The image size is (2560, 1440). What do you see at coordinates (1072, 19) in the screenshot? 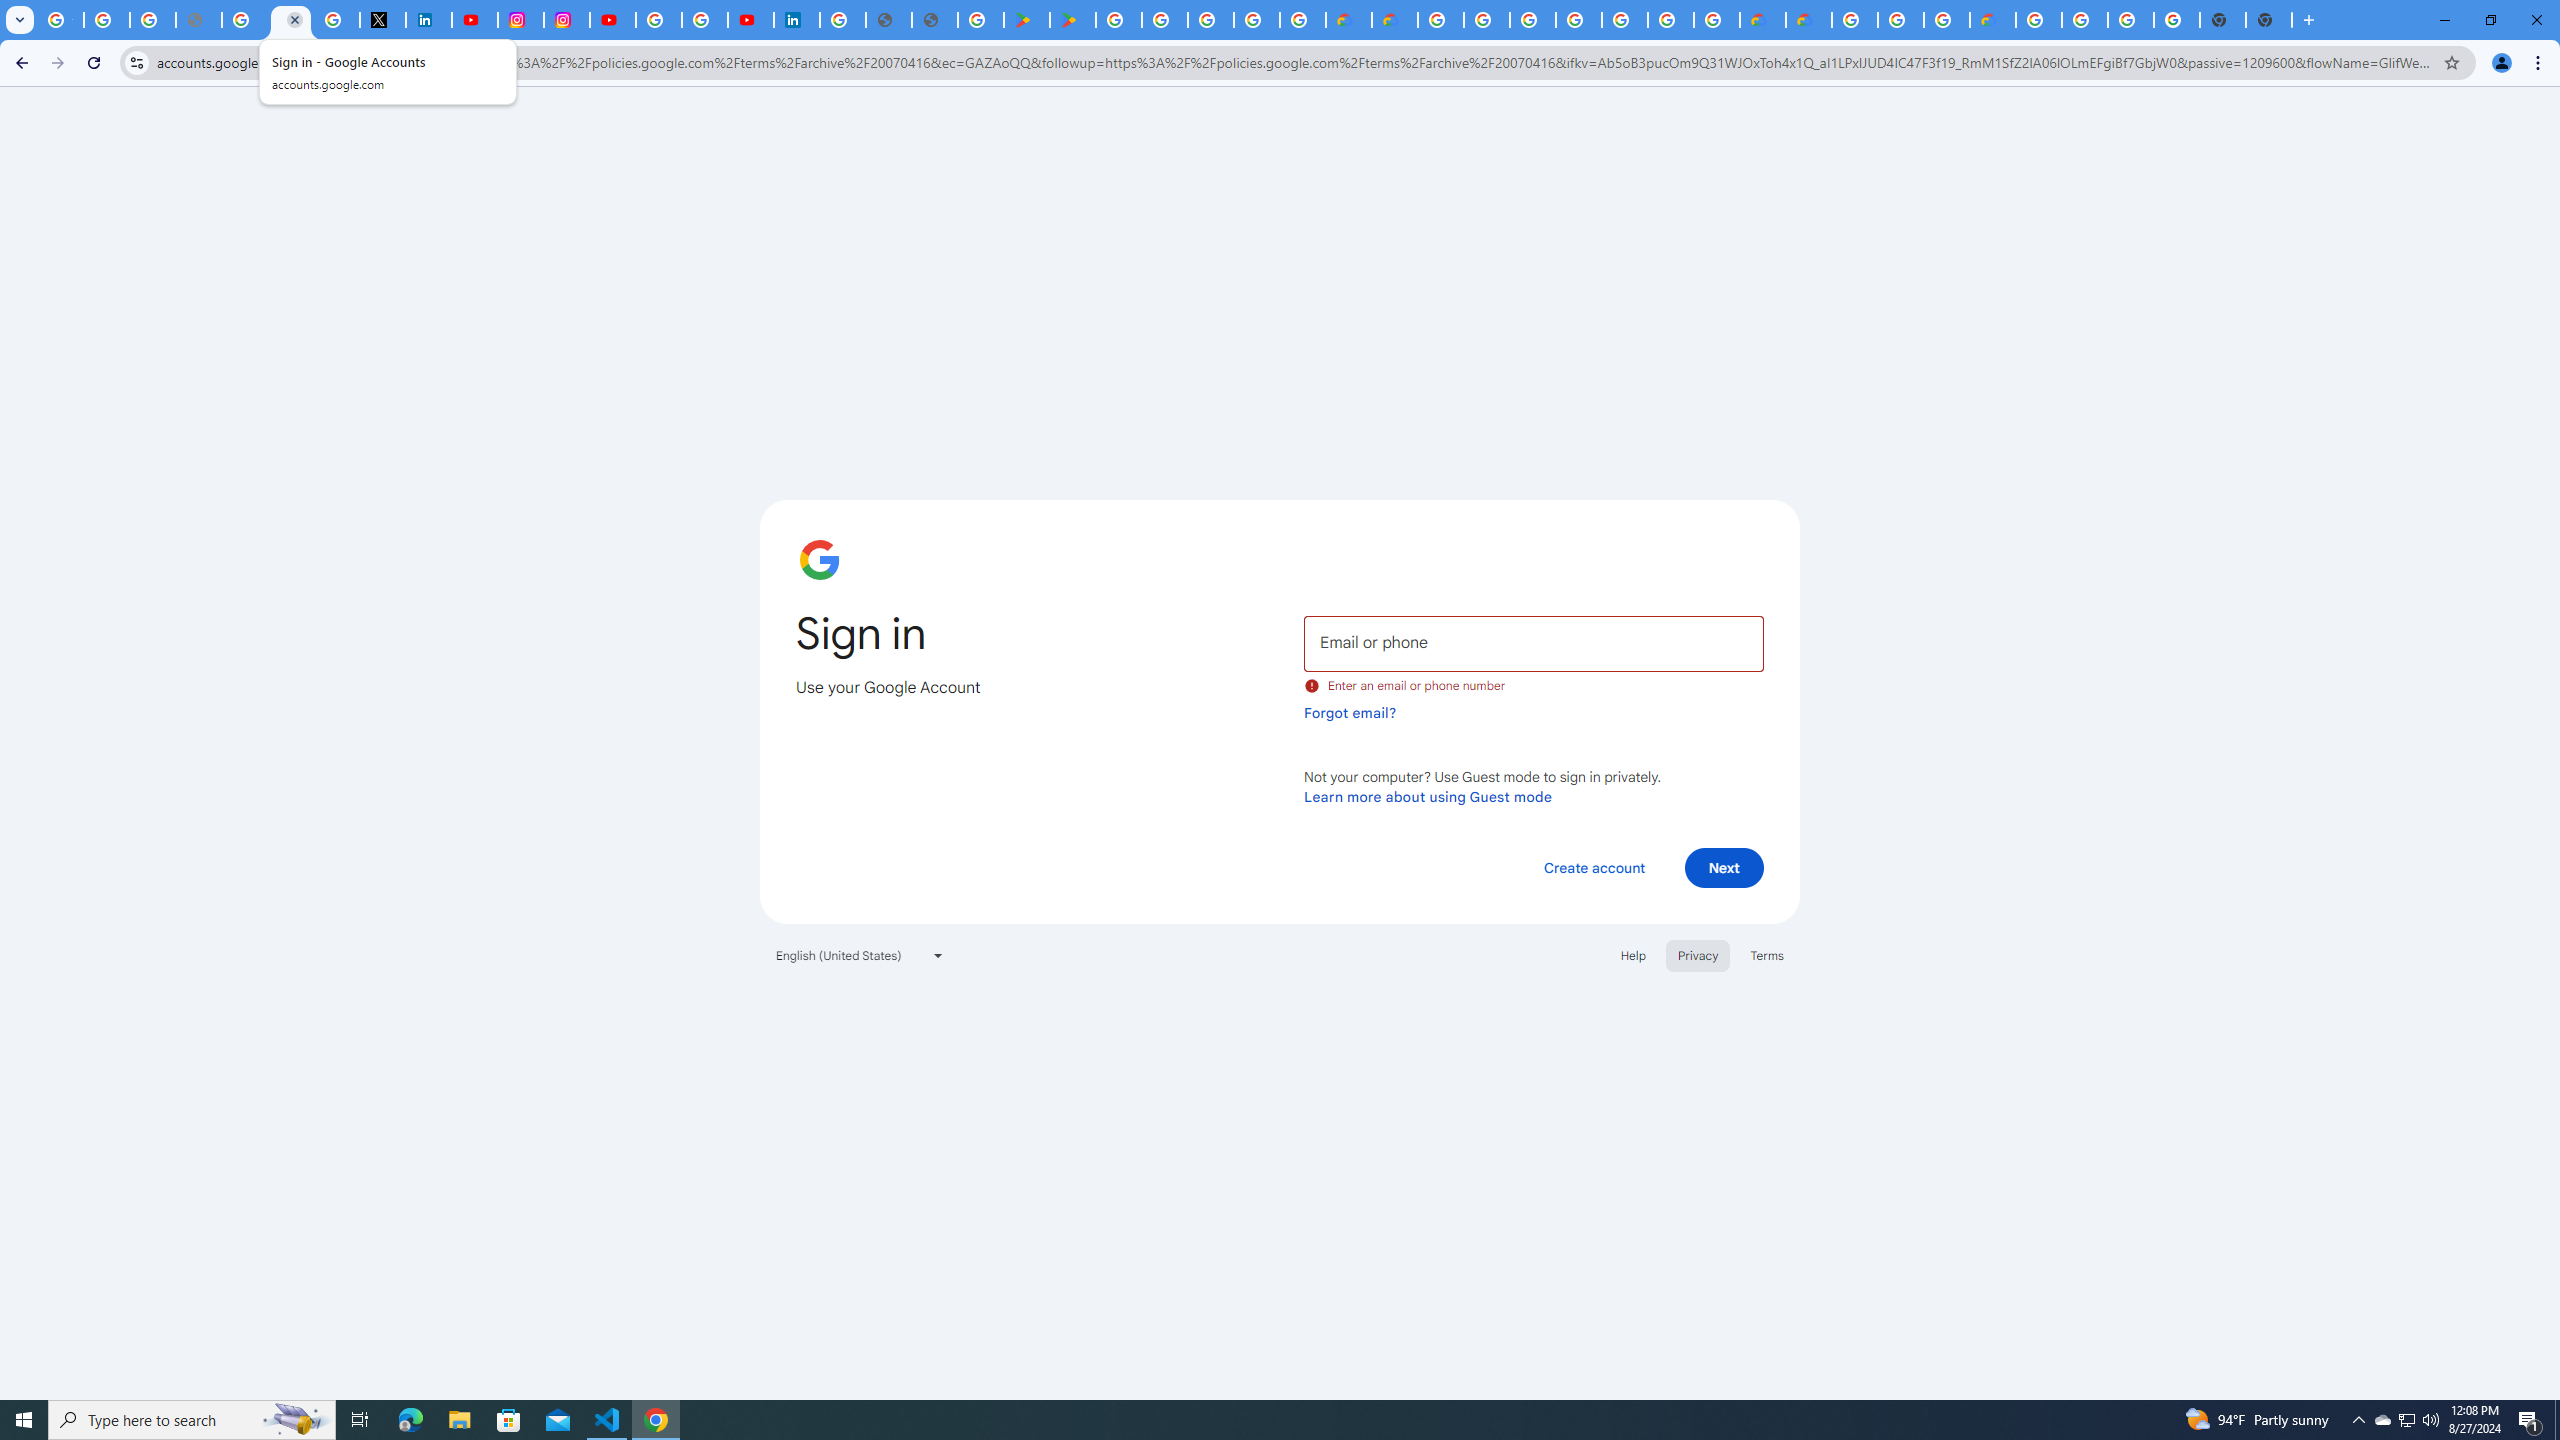
I see `'PAW Patrol Rescue World - Apps on Google Play'` at bounding box center [1072, 19].